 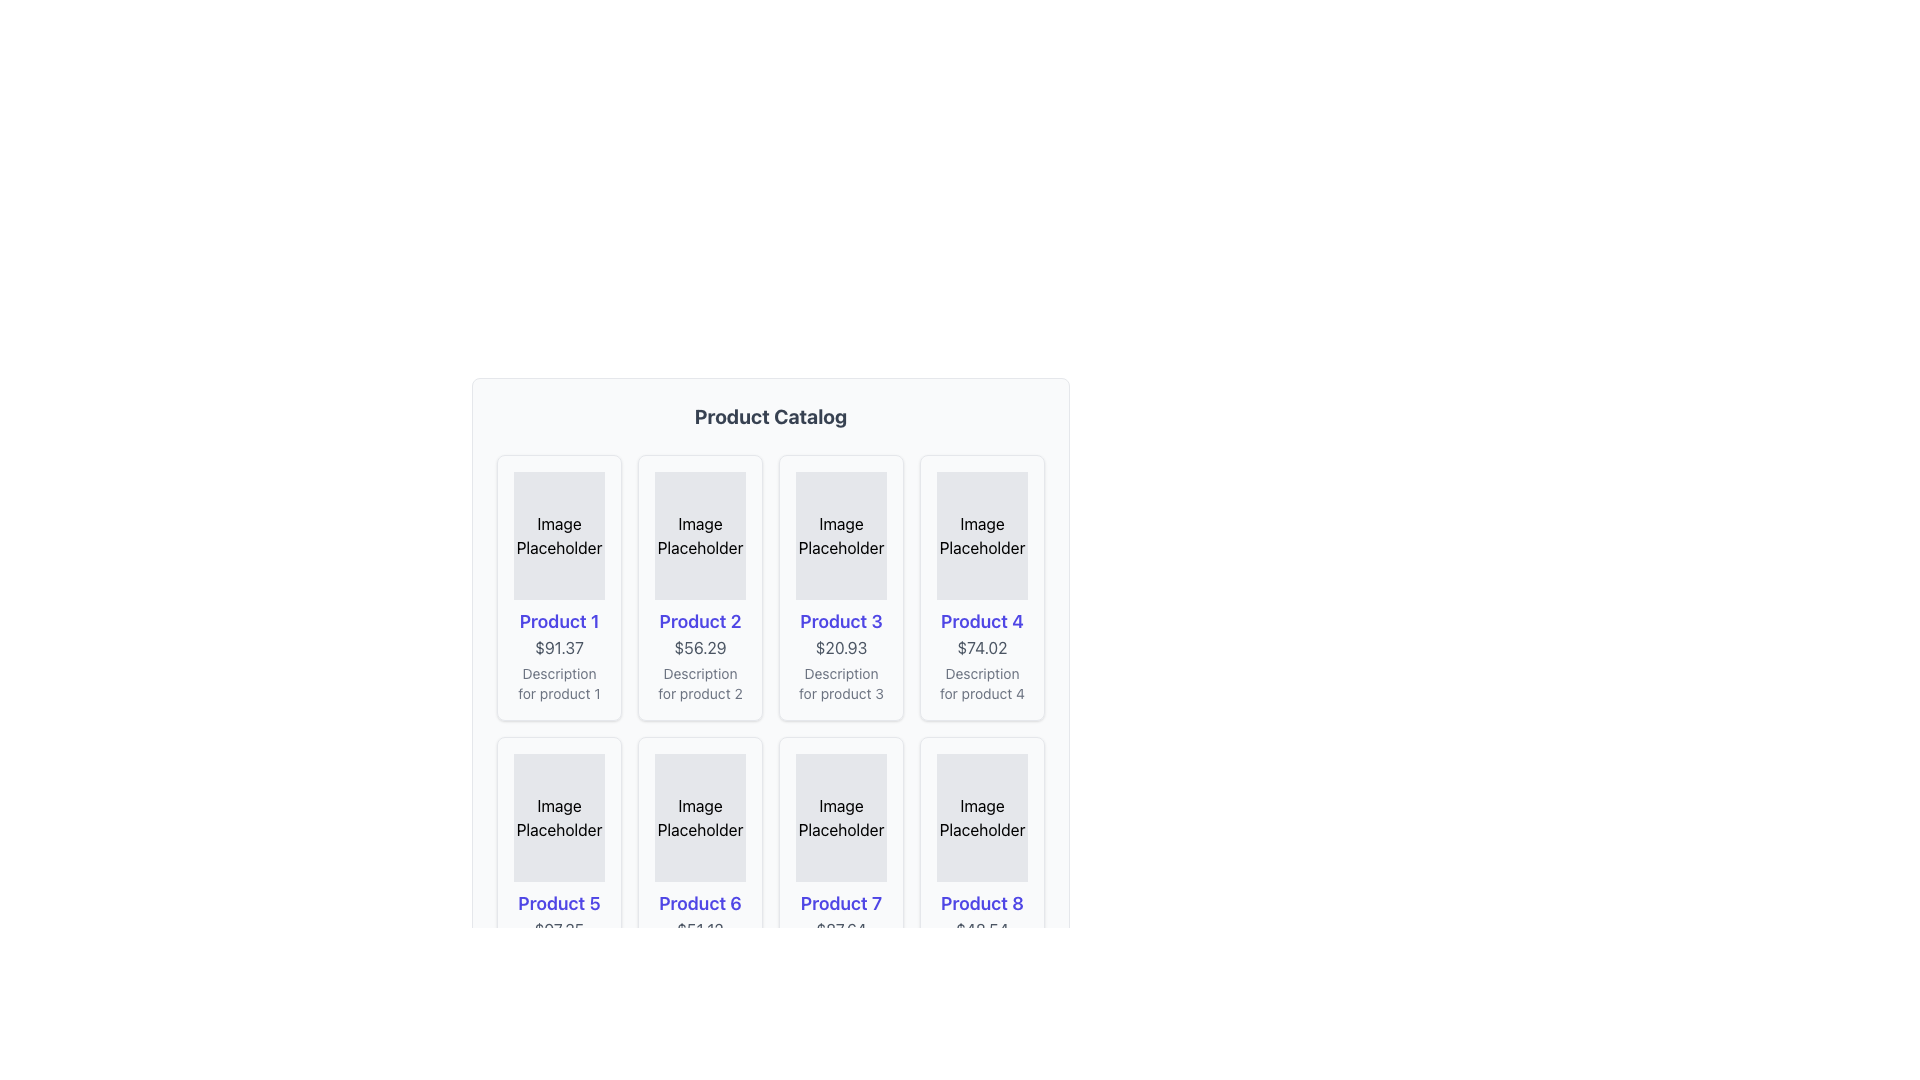 What do you see at coordinates (841, 535) in the screenshot?
I see `the Static Informational Area containing the text 'Image Placeholder' at the top of the card layout for 'Product 3'` at bounding box center [841, 535].